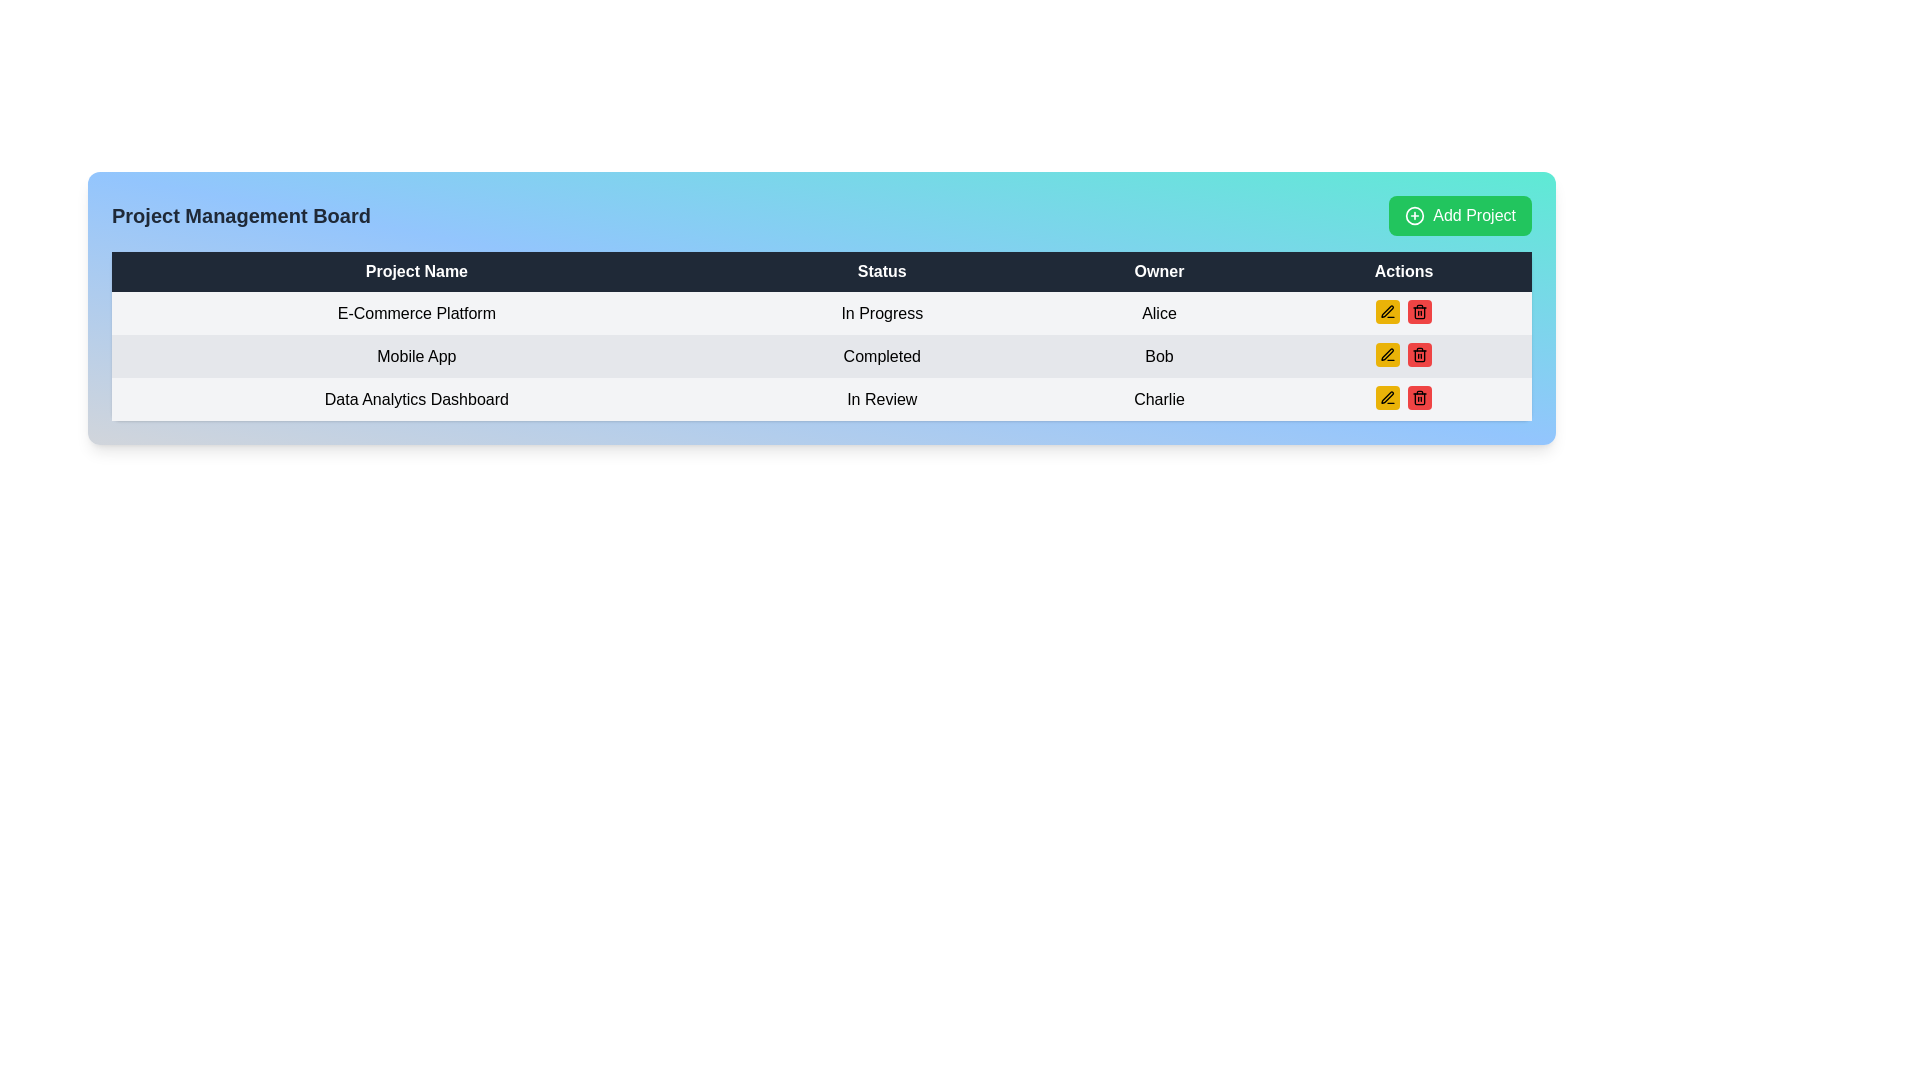  What do you see at coordinates (881, 313) in the screenshot?
I see `text from the 'Status' column of the row labeled 'E-Commerce Platform', which serves as a status indicator for the current state of the project` at bounding box center [881, 313].